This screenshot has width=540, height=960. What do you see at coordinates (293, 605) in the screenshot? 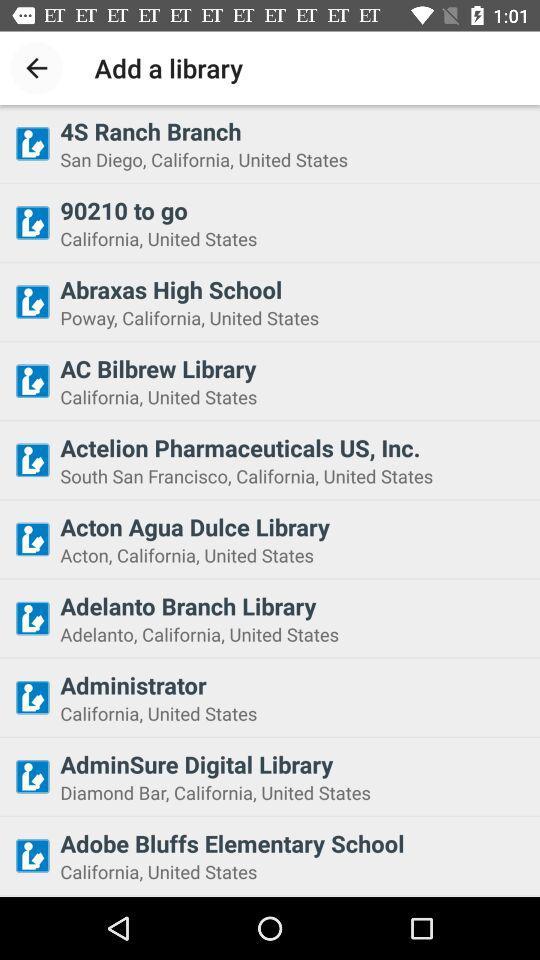
I see `adelanto branch library` at bounding box center [293, 605].